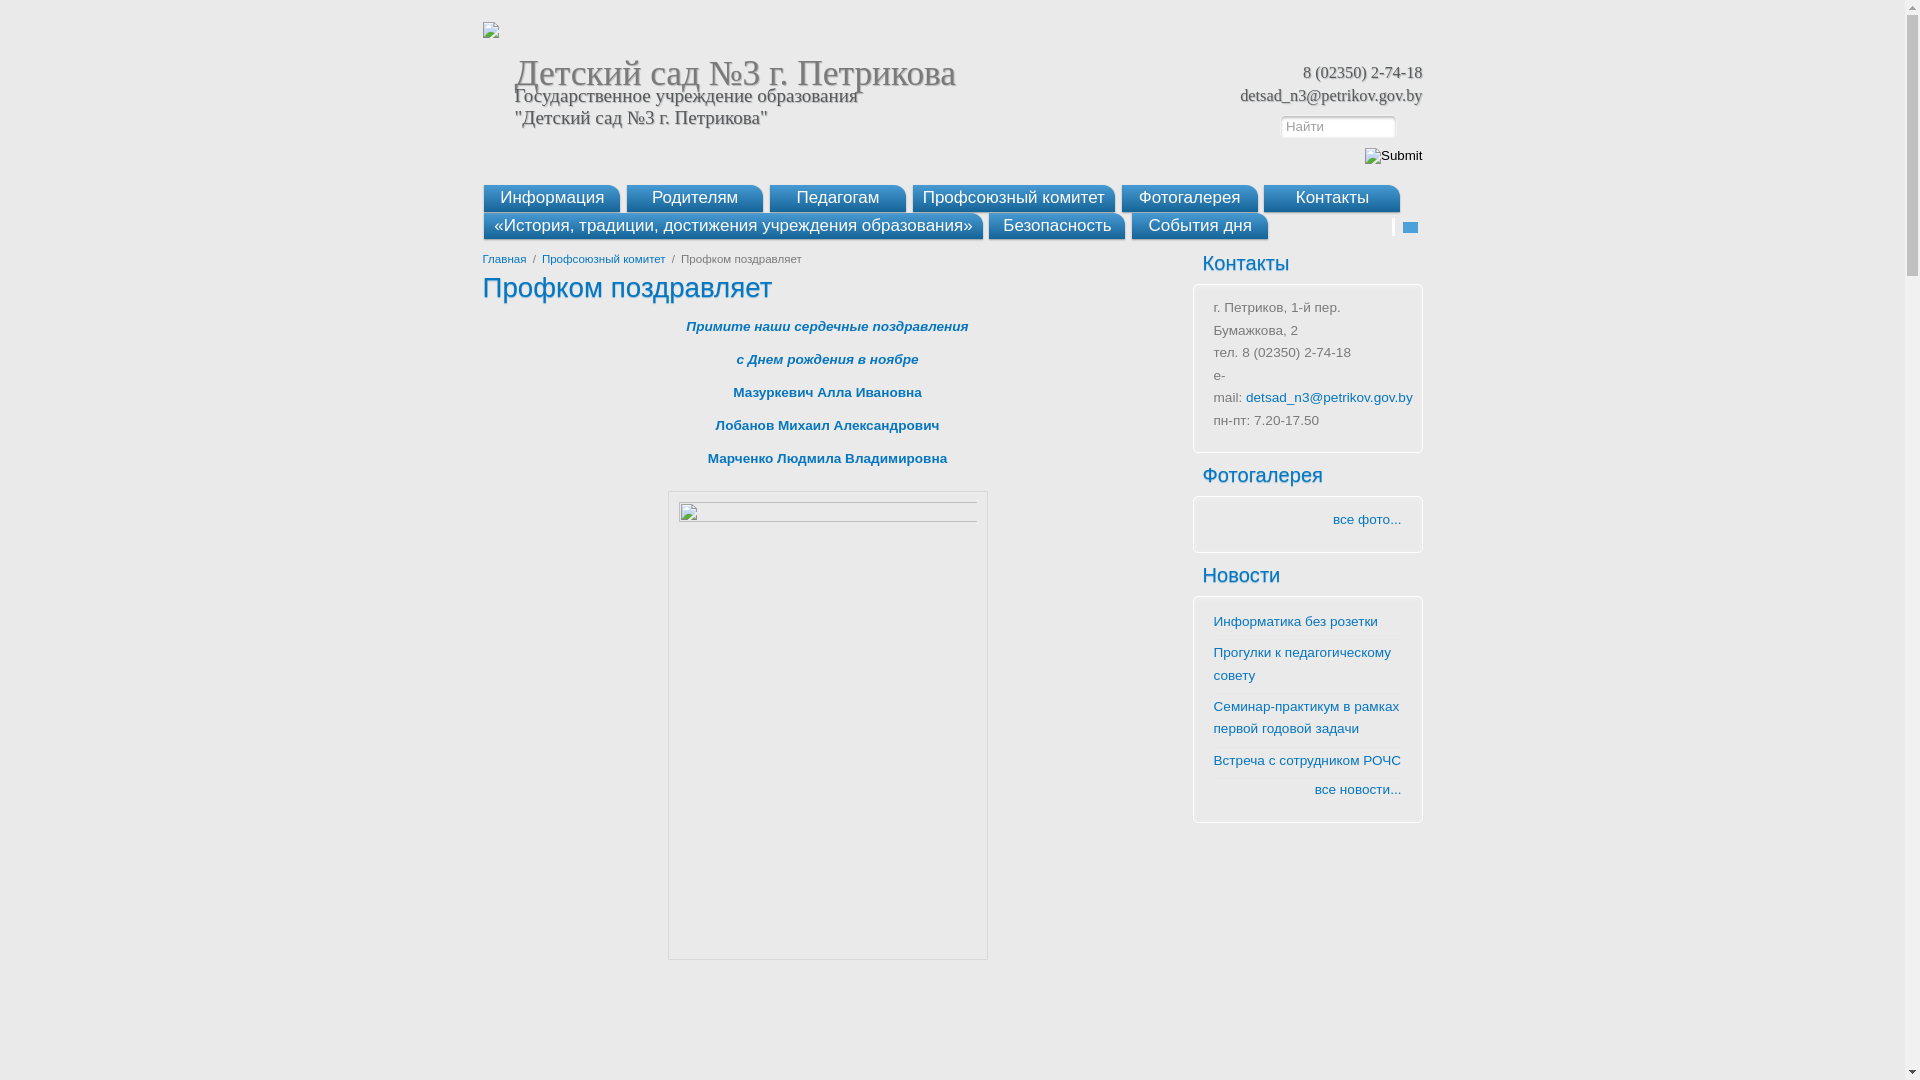 The image size is (1920, 1080). I want to click on 'Send email', so click(1401, 226).